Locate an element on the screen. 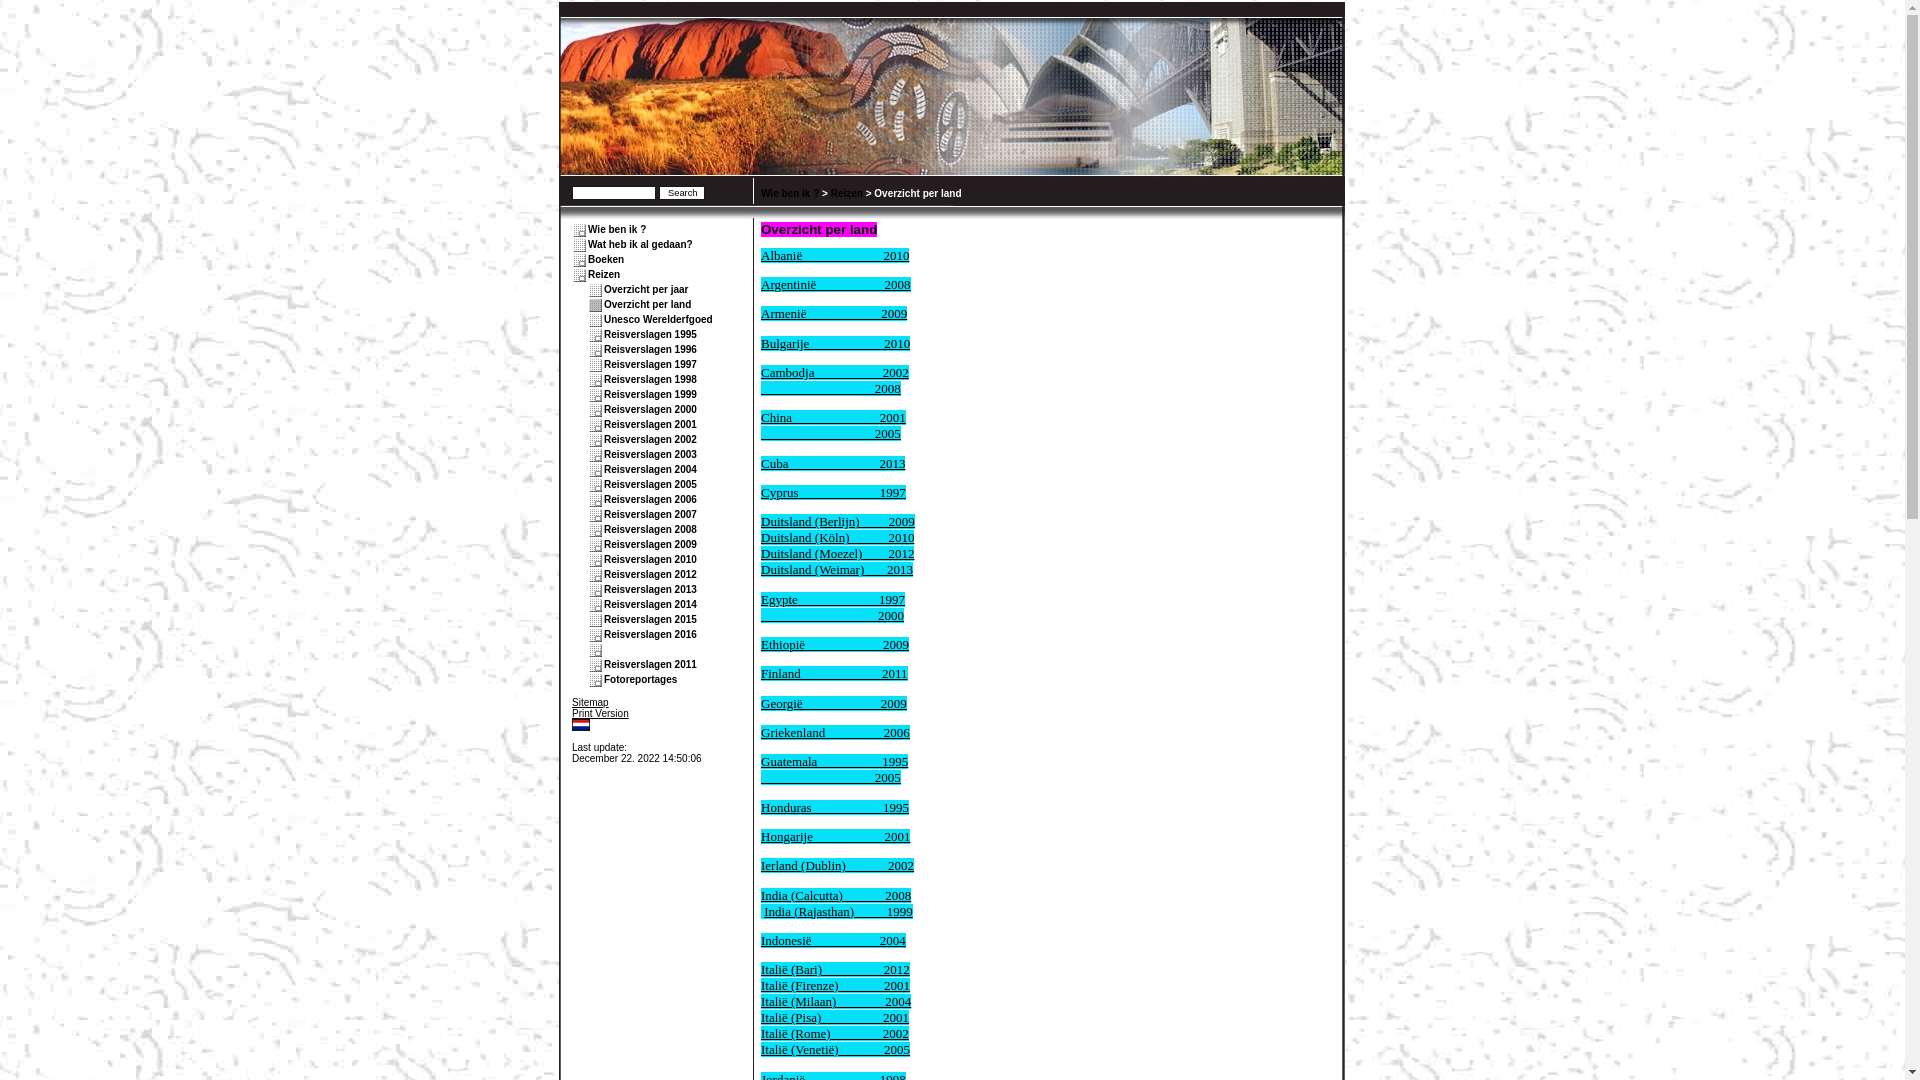  'Reisverslagen 2007' is located at coordinates (650, 513).